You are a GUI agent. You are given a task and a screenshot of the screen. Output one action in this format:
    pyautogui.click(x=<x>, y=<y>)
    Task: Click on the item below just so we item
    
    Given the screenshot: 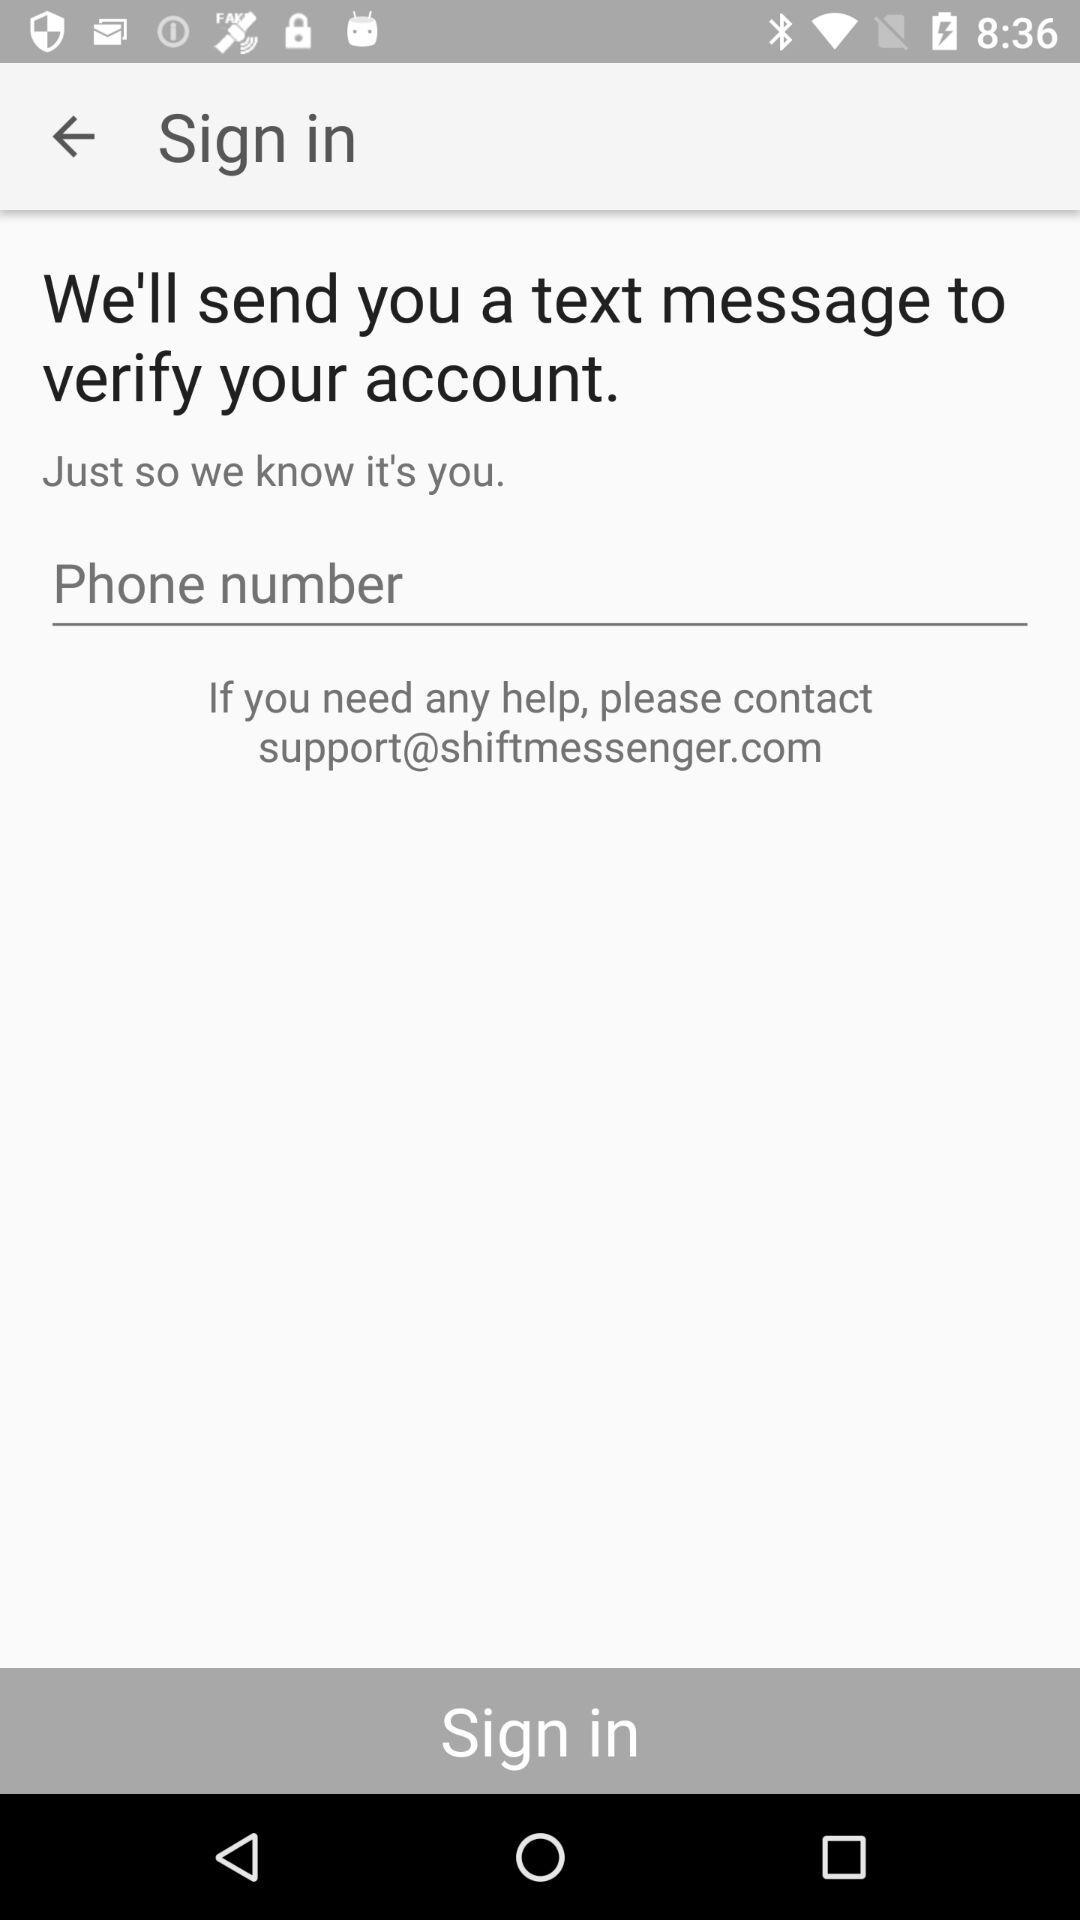 What is the action you would take?
    pyautogui.click(x=540, y=581)
    